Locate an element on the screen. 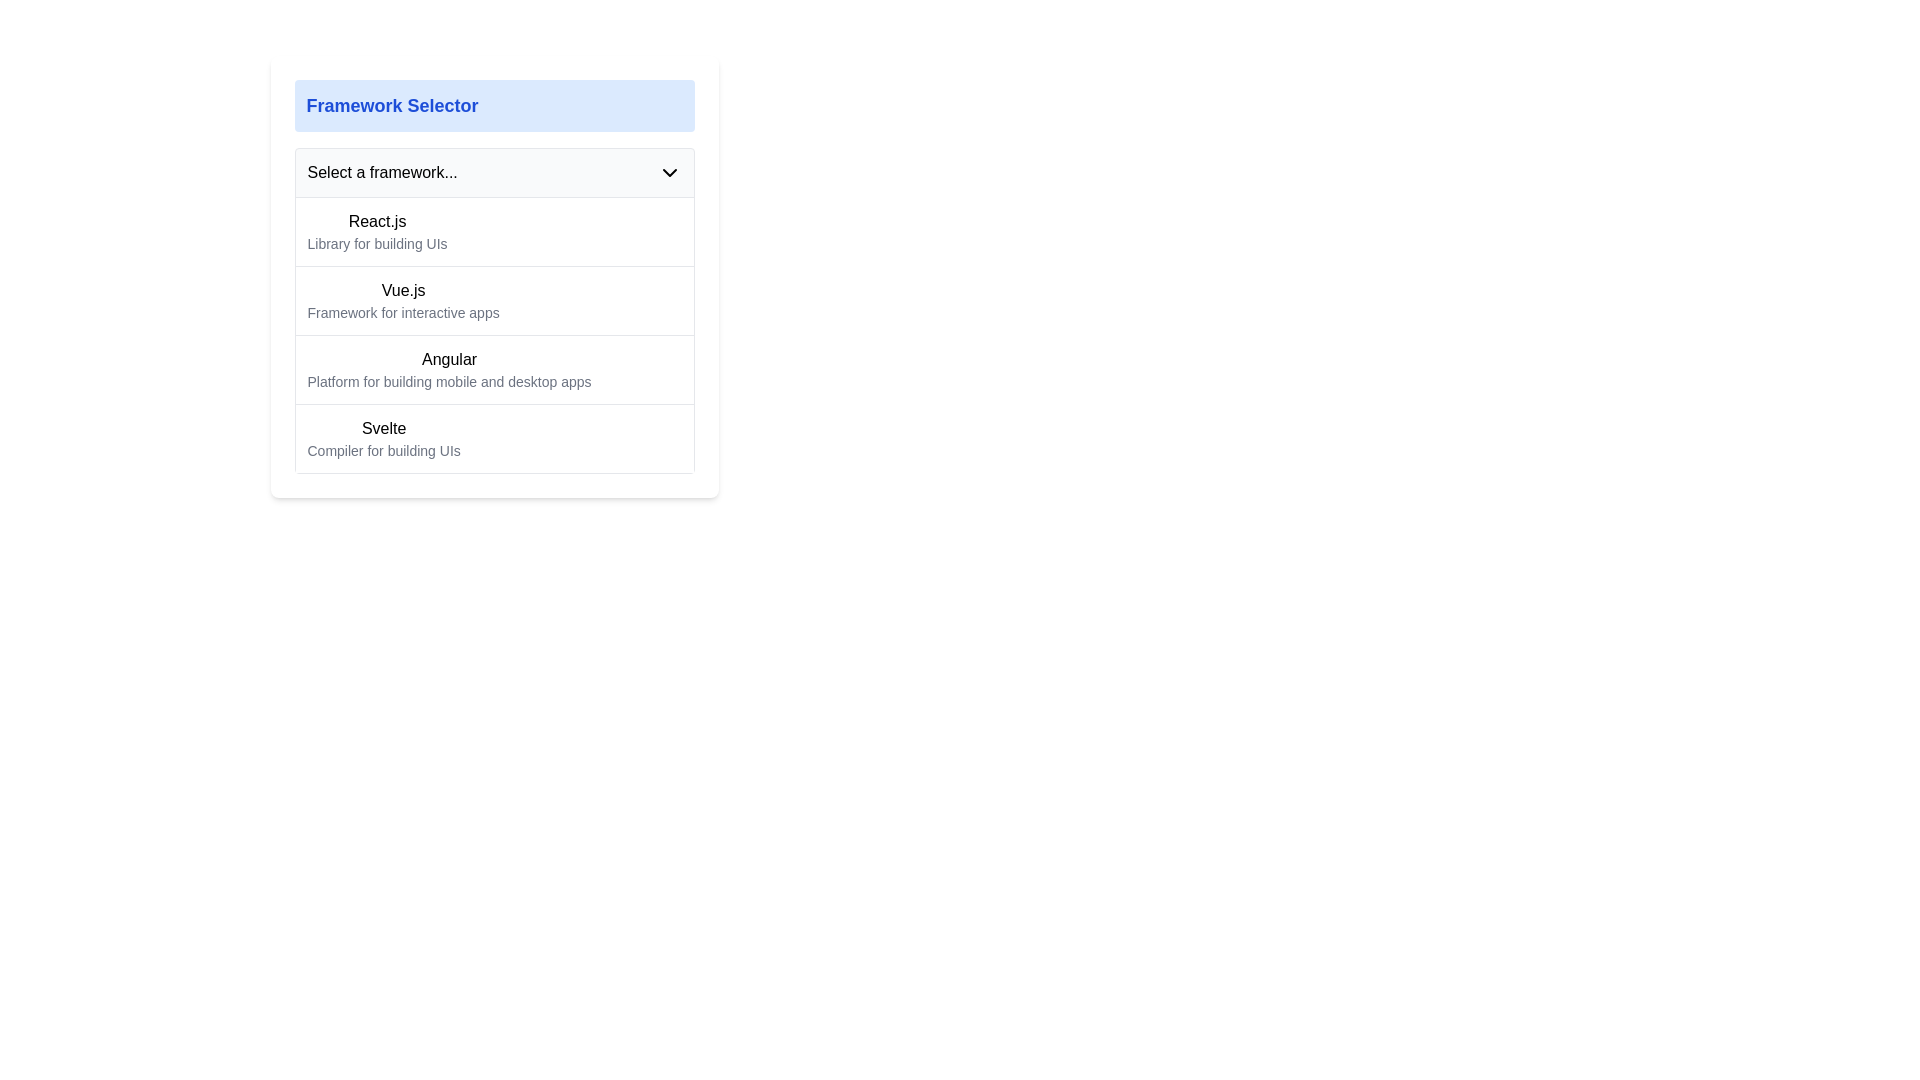 This screenshot has width=1920, height=1080. the text display for 'React.js' in the dropdown menu titled 'Framework Selector' is located at coordinates (377, 230).